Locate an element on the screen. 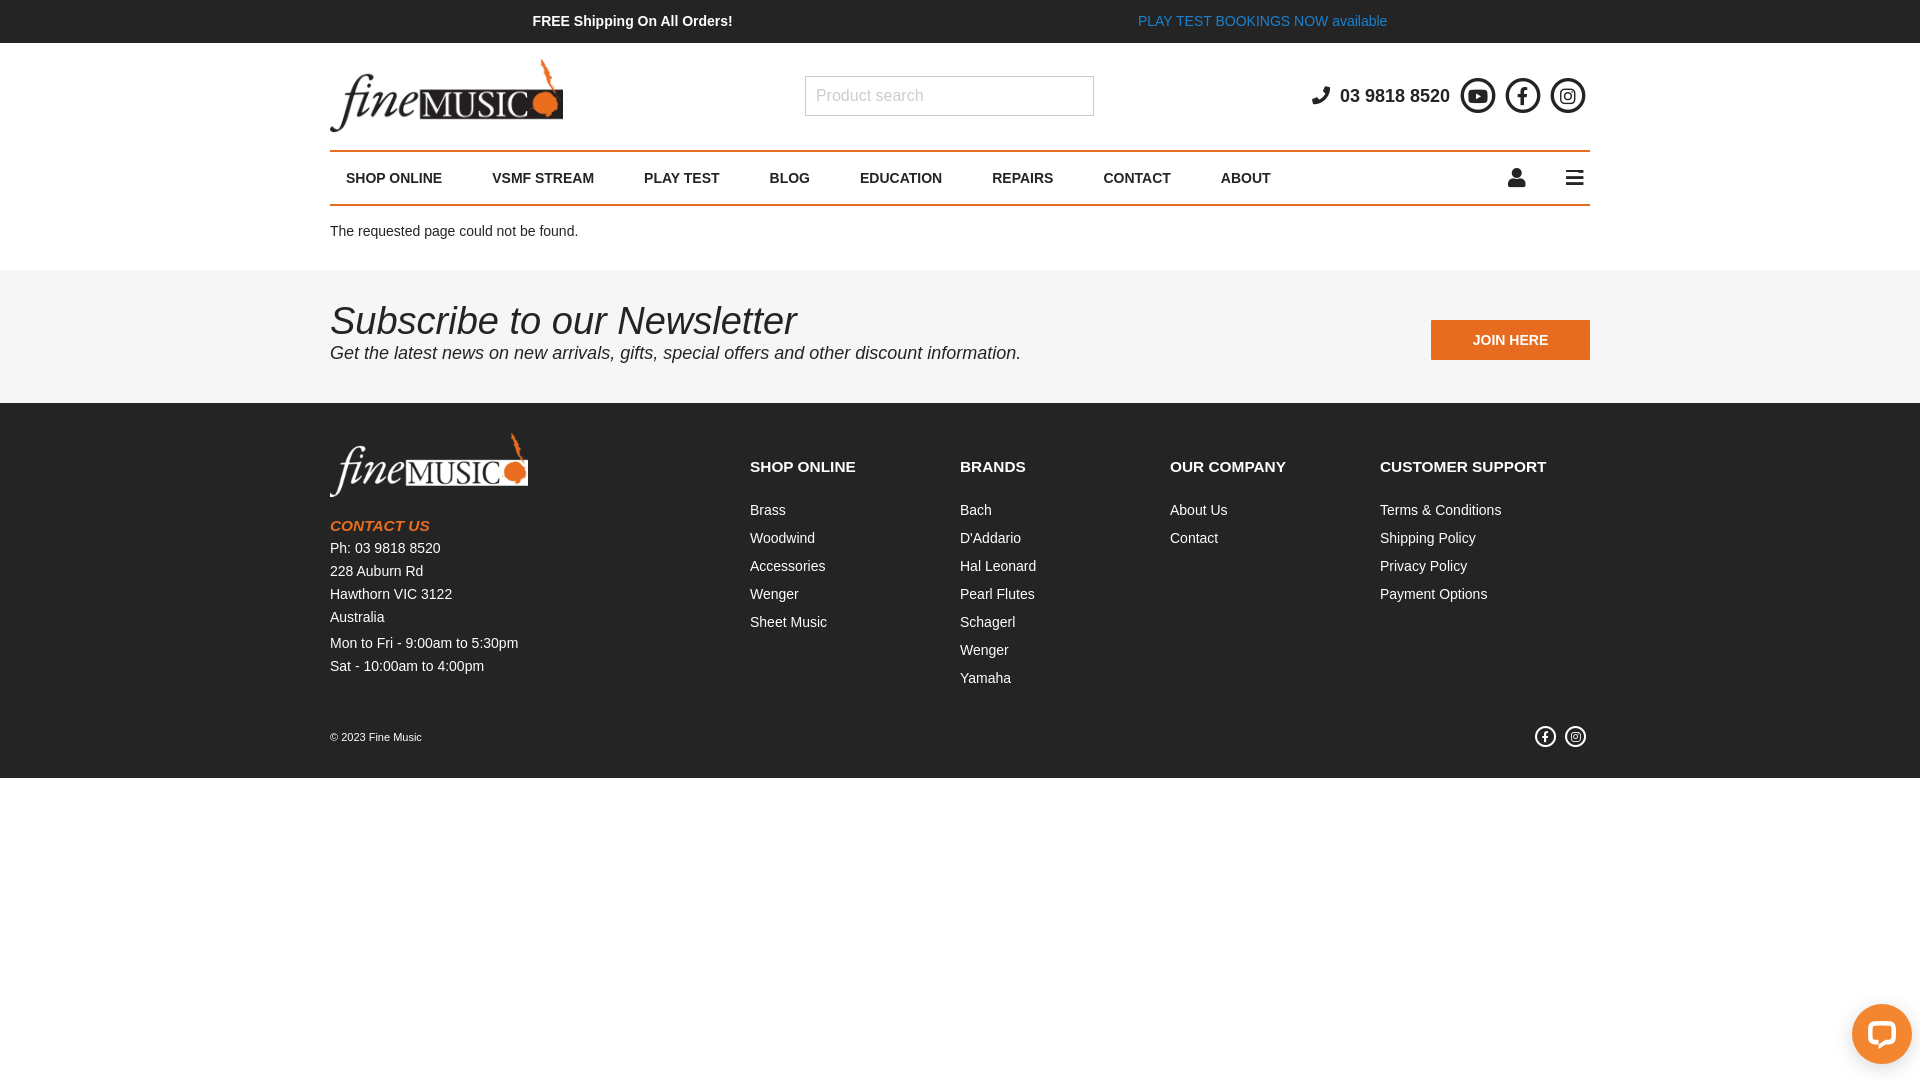 The height and width of the screenshot is (1080, 1920). 'Yamaha' is located at coordinates (985, 677).